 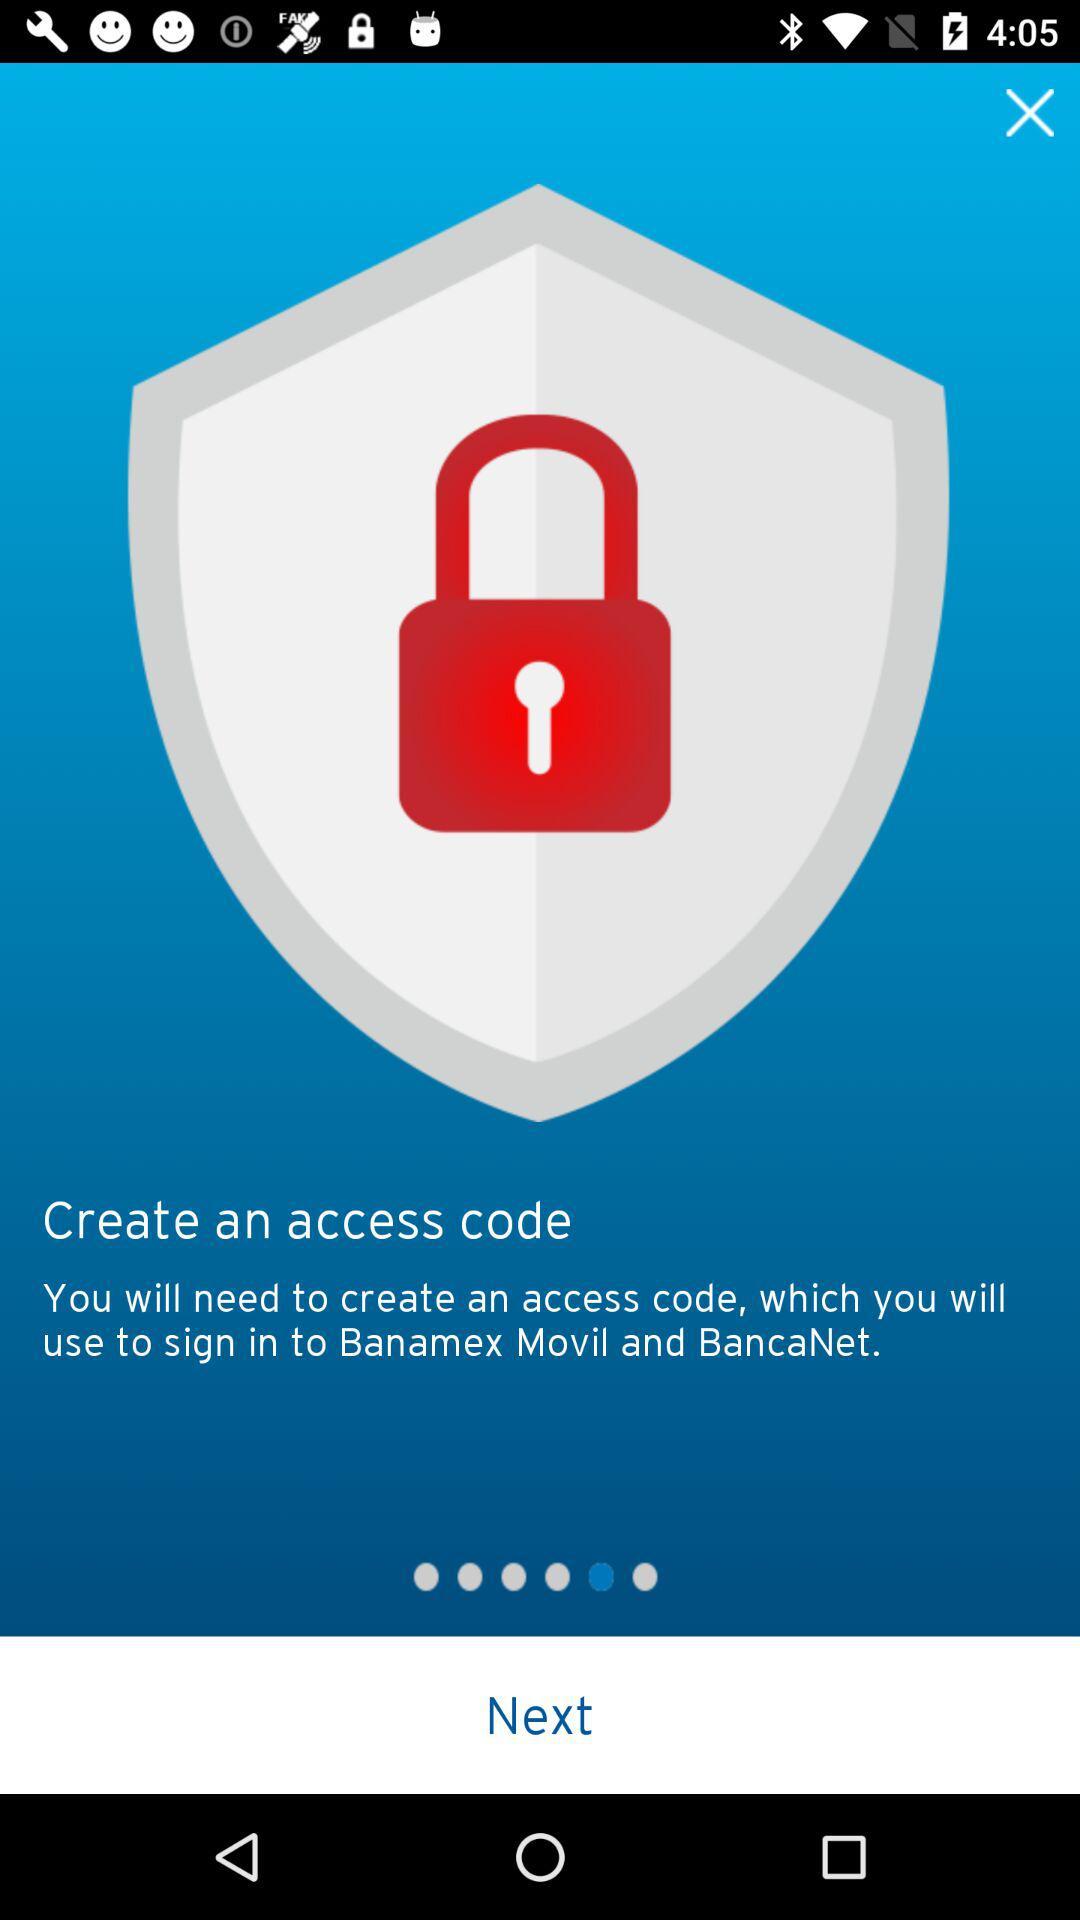 I want to click on the close icon, so click(x=1030, y=111).